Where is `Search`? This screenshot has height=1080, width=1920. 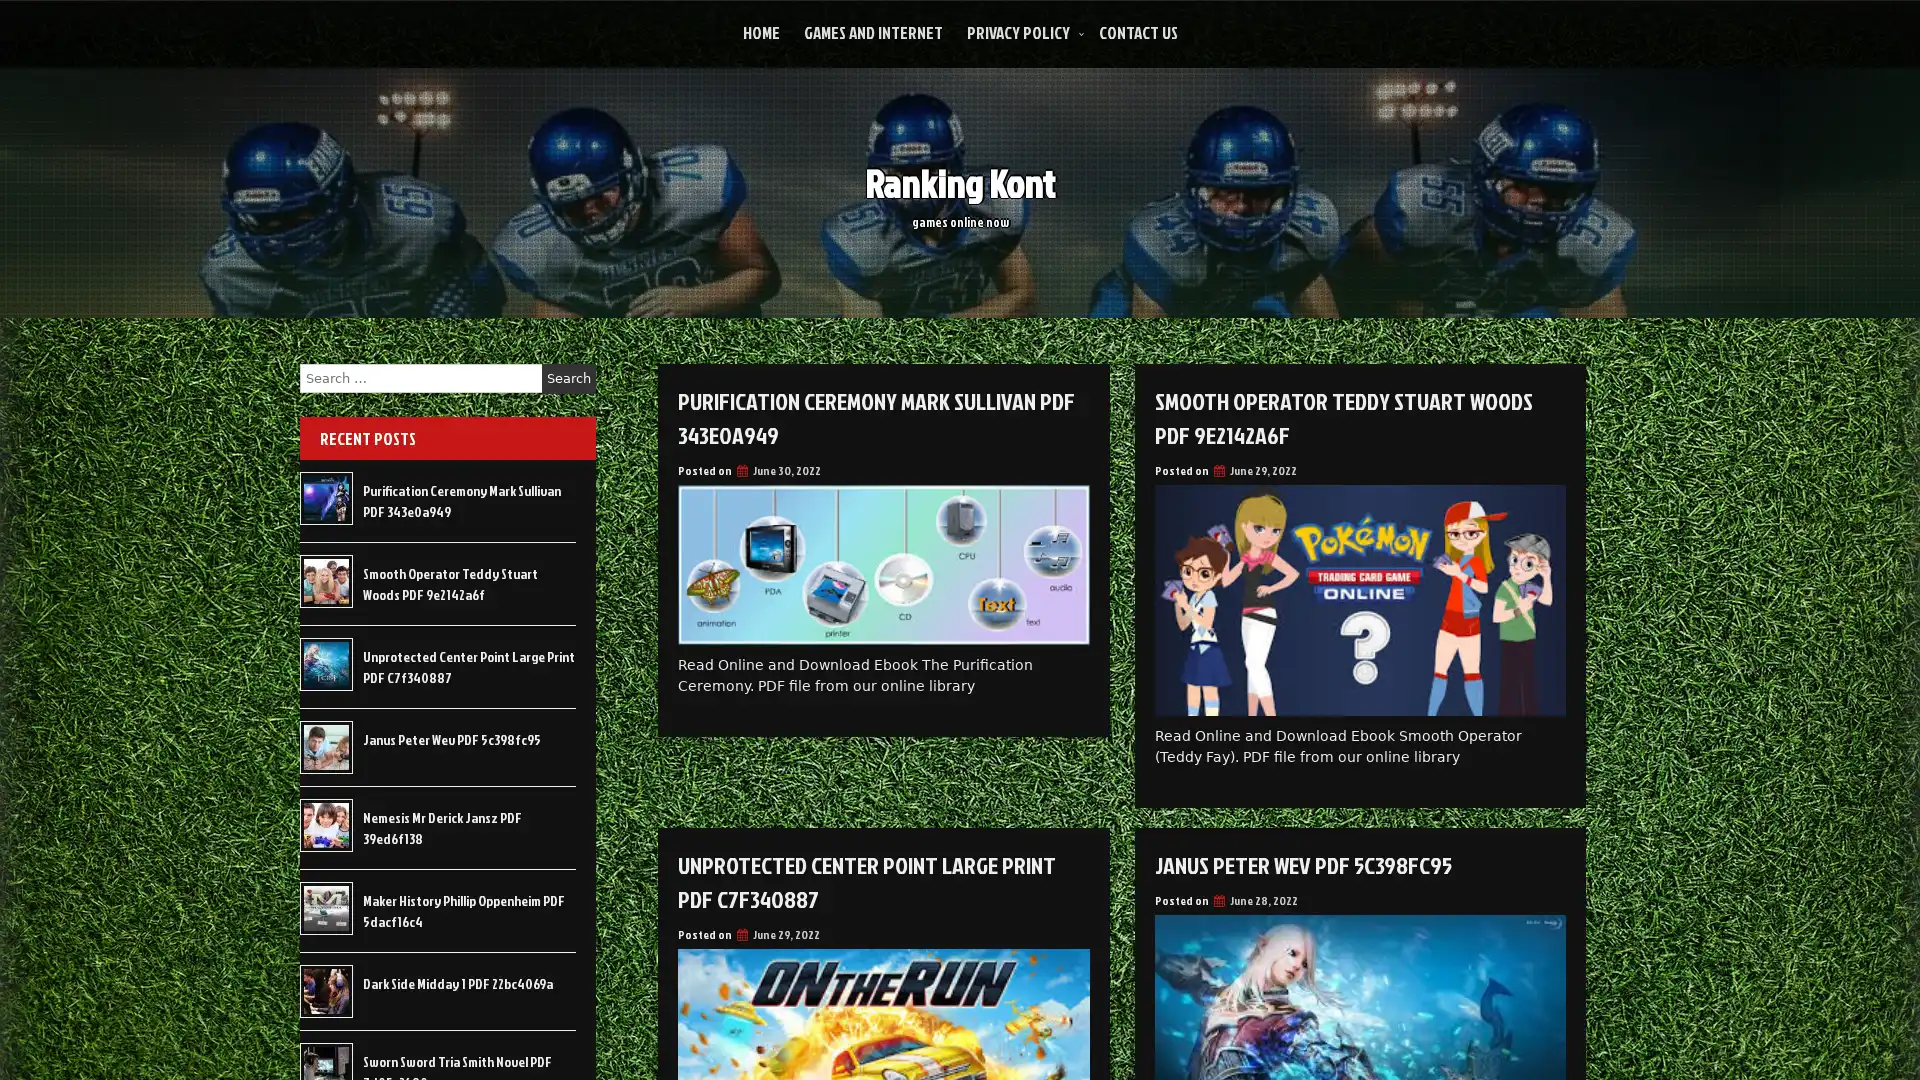
Search is located at coordinates (568, 378).